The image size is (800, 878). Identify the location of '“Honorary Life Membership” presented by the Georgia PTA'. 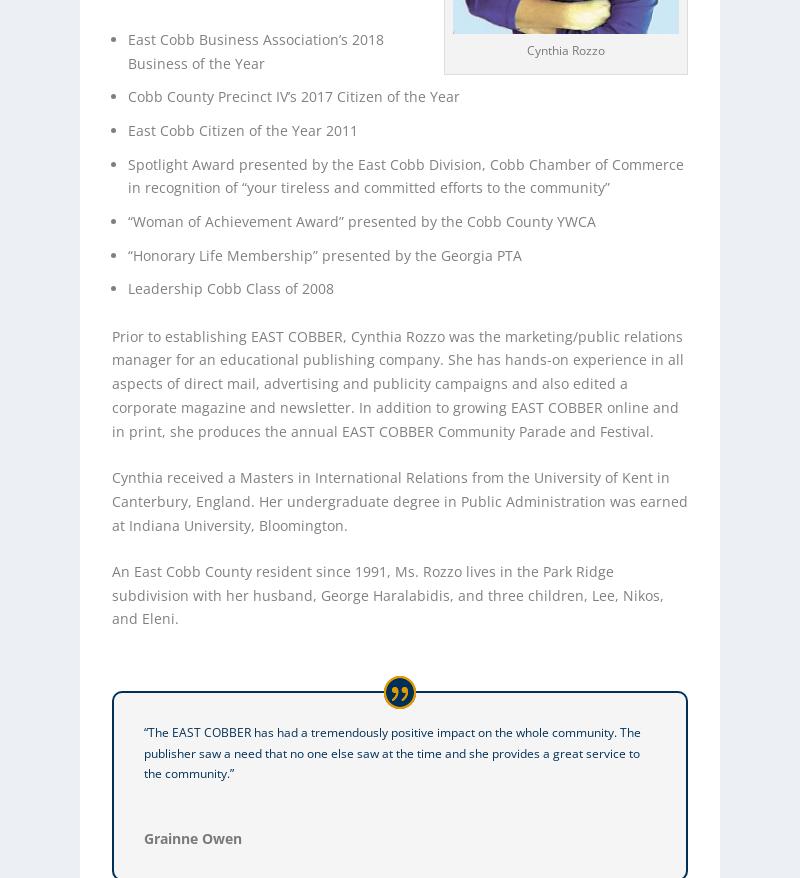
(323, 254).